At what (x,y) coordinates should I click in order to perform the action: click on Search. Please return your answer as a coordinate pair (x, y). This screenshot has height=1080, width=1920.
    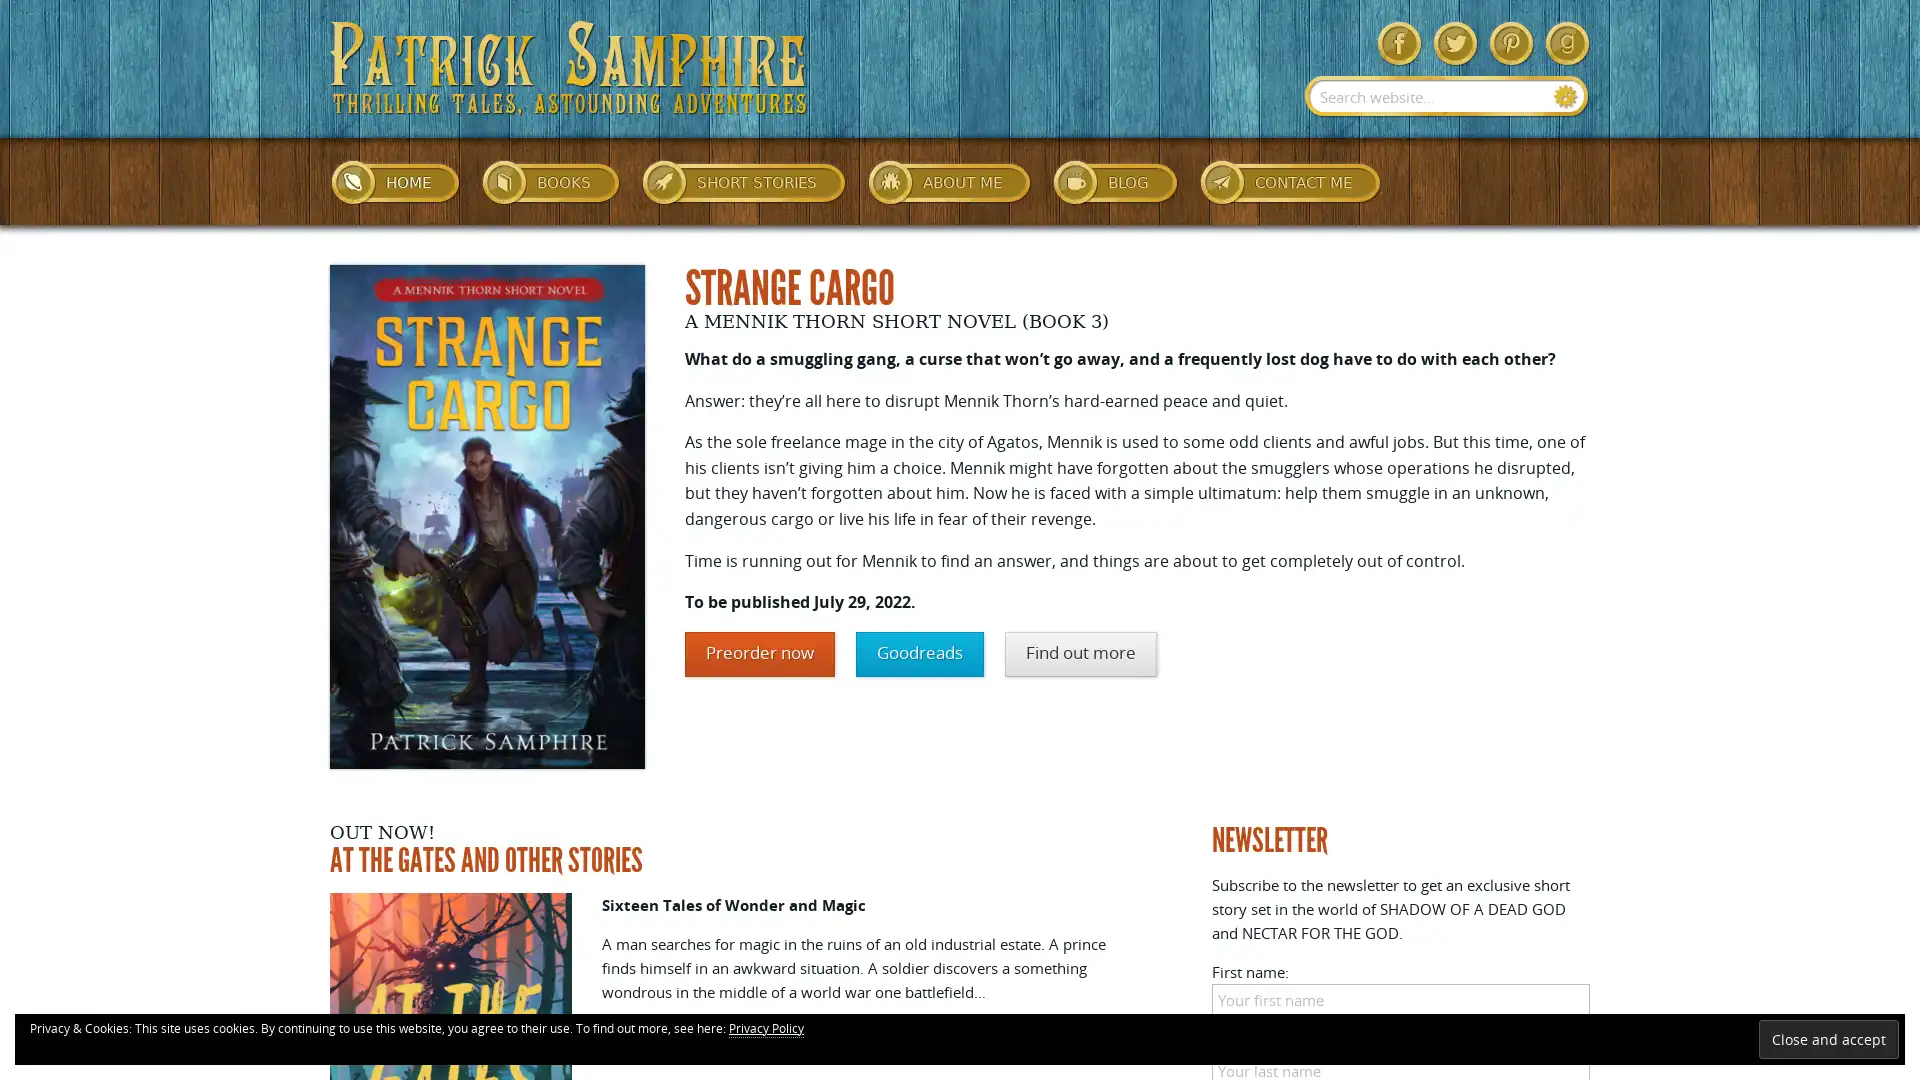
    Looking at the image, I should click on (1565, 96).